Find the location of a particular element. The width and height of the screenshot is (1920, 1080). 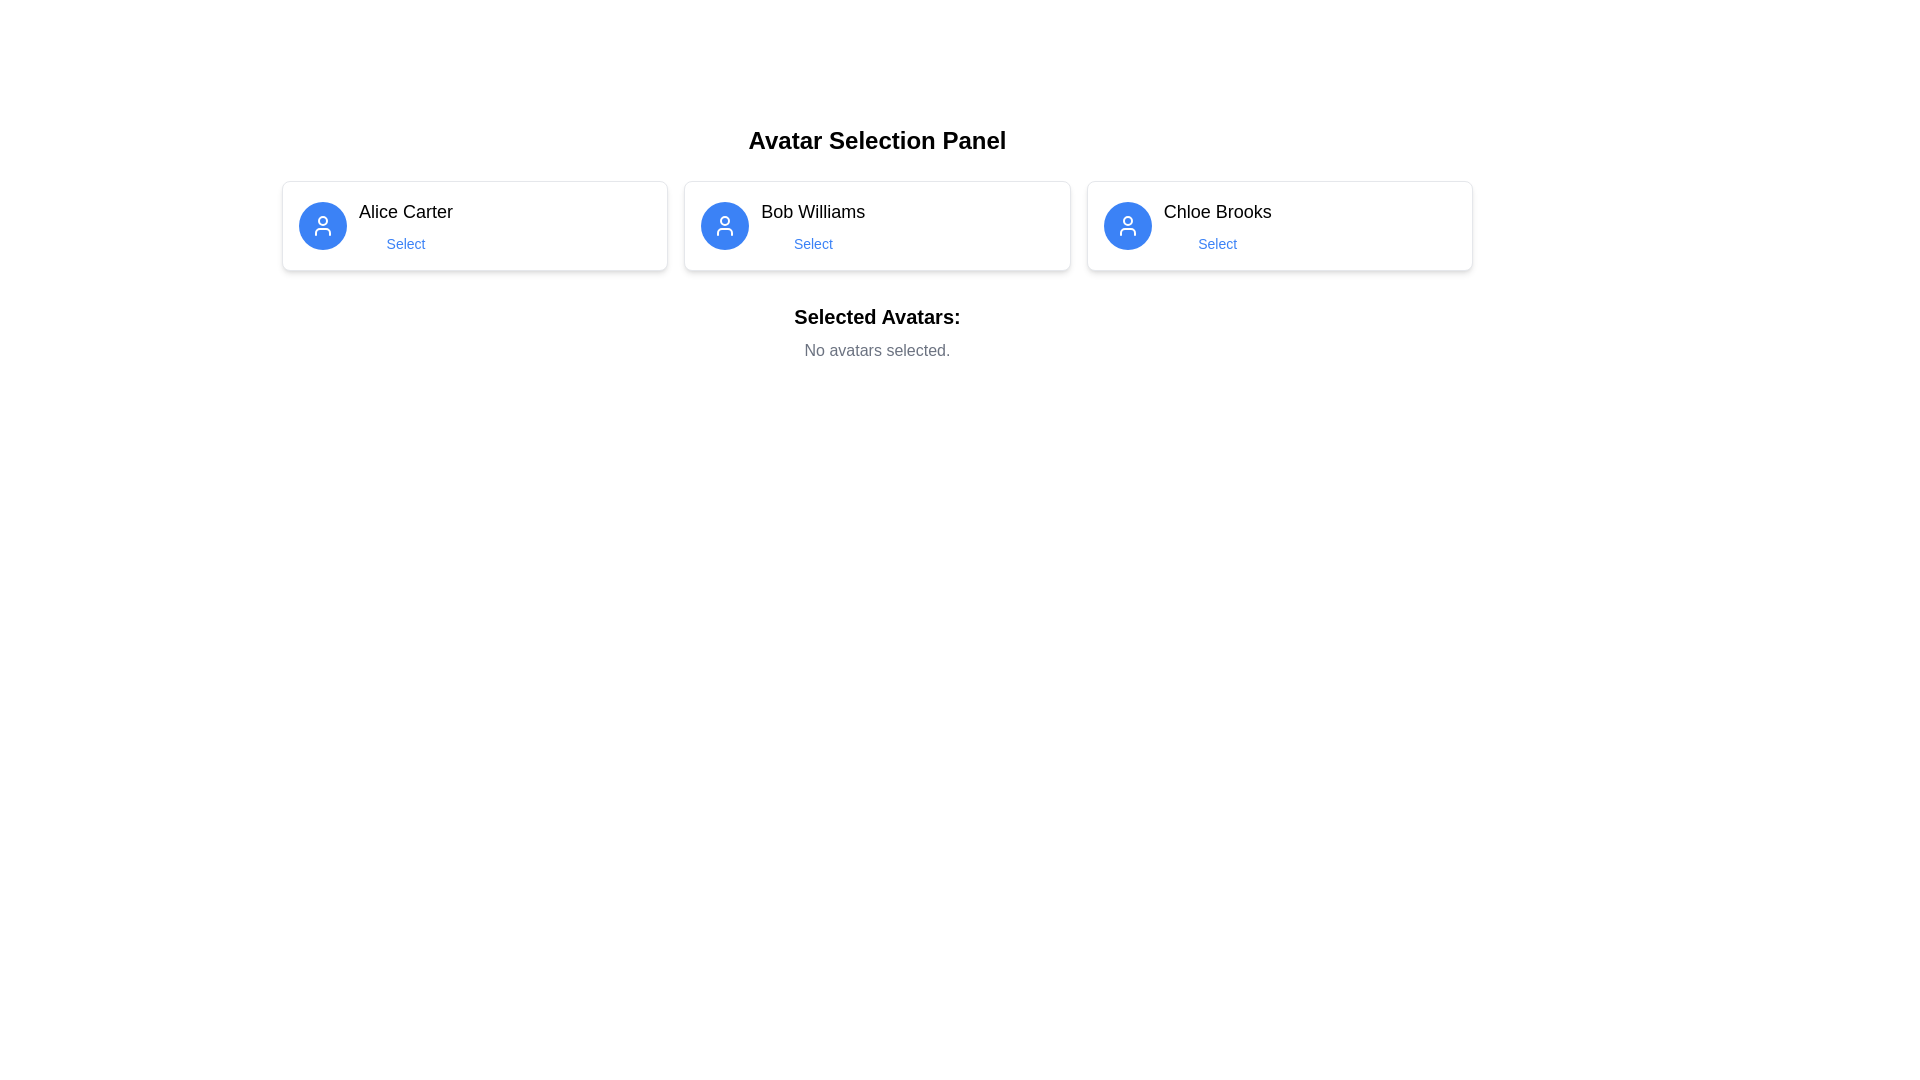

the button to select the user 'Chloe Brooks', which is located at the bottom of the user selection card is located at coordinates (1216, 242).